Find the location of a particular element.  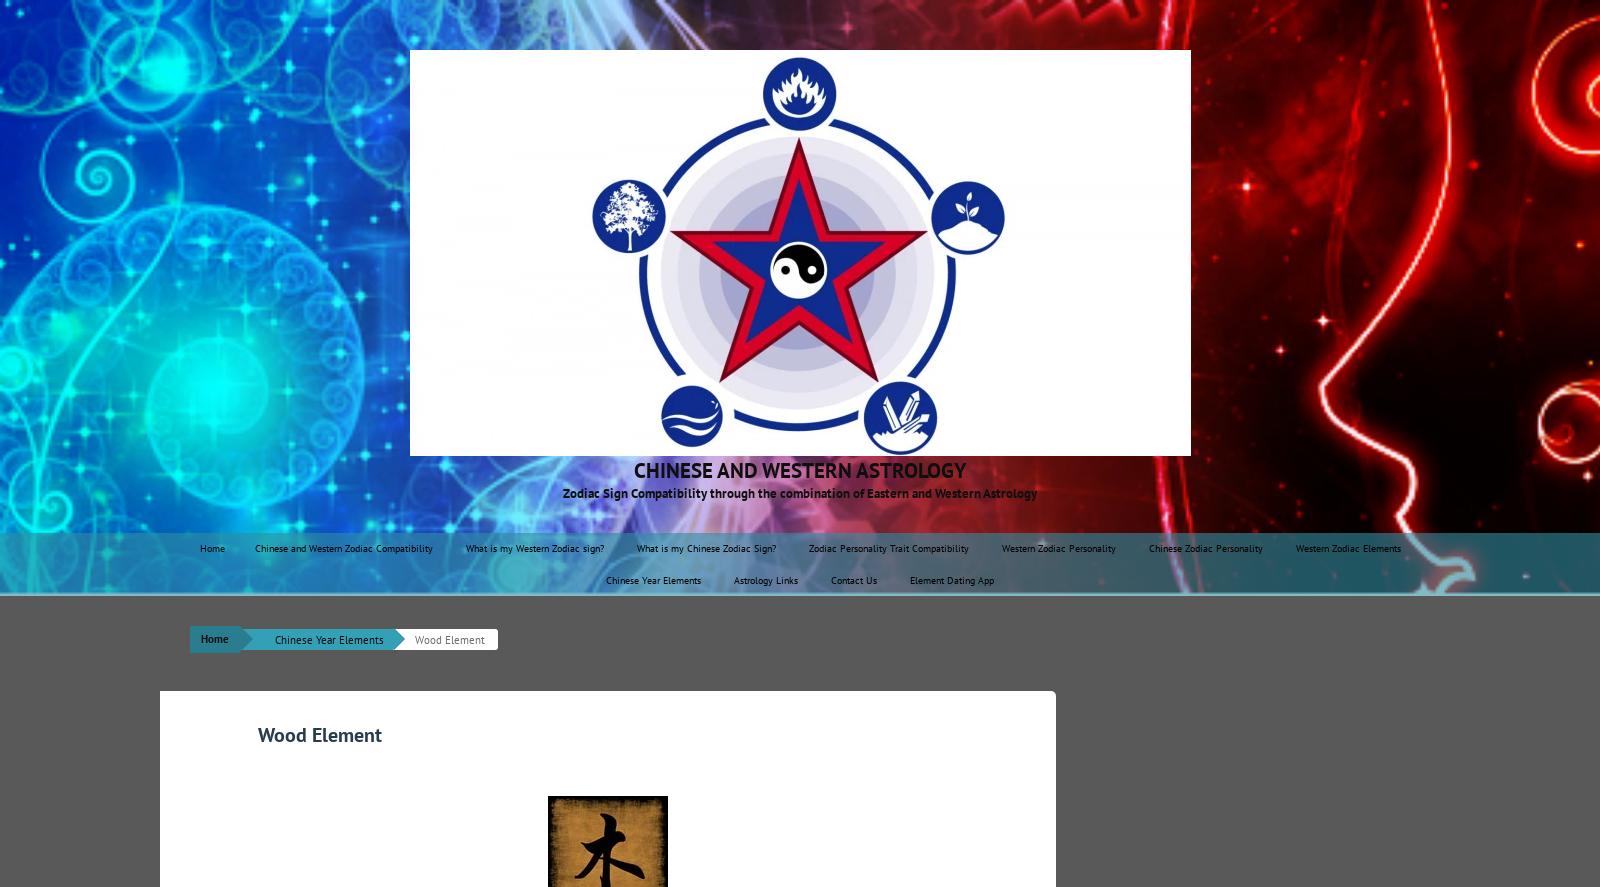

'Chinese and Western Zodiac Compatibility' is located at coordinates (343, 547).